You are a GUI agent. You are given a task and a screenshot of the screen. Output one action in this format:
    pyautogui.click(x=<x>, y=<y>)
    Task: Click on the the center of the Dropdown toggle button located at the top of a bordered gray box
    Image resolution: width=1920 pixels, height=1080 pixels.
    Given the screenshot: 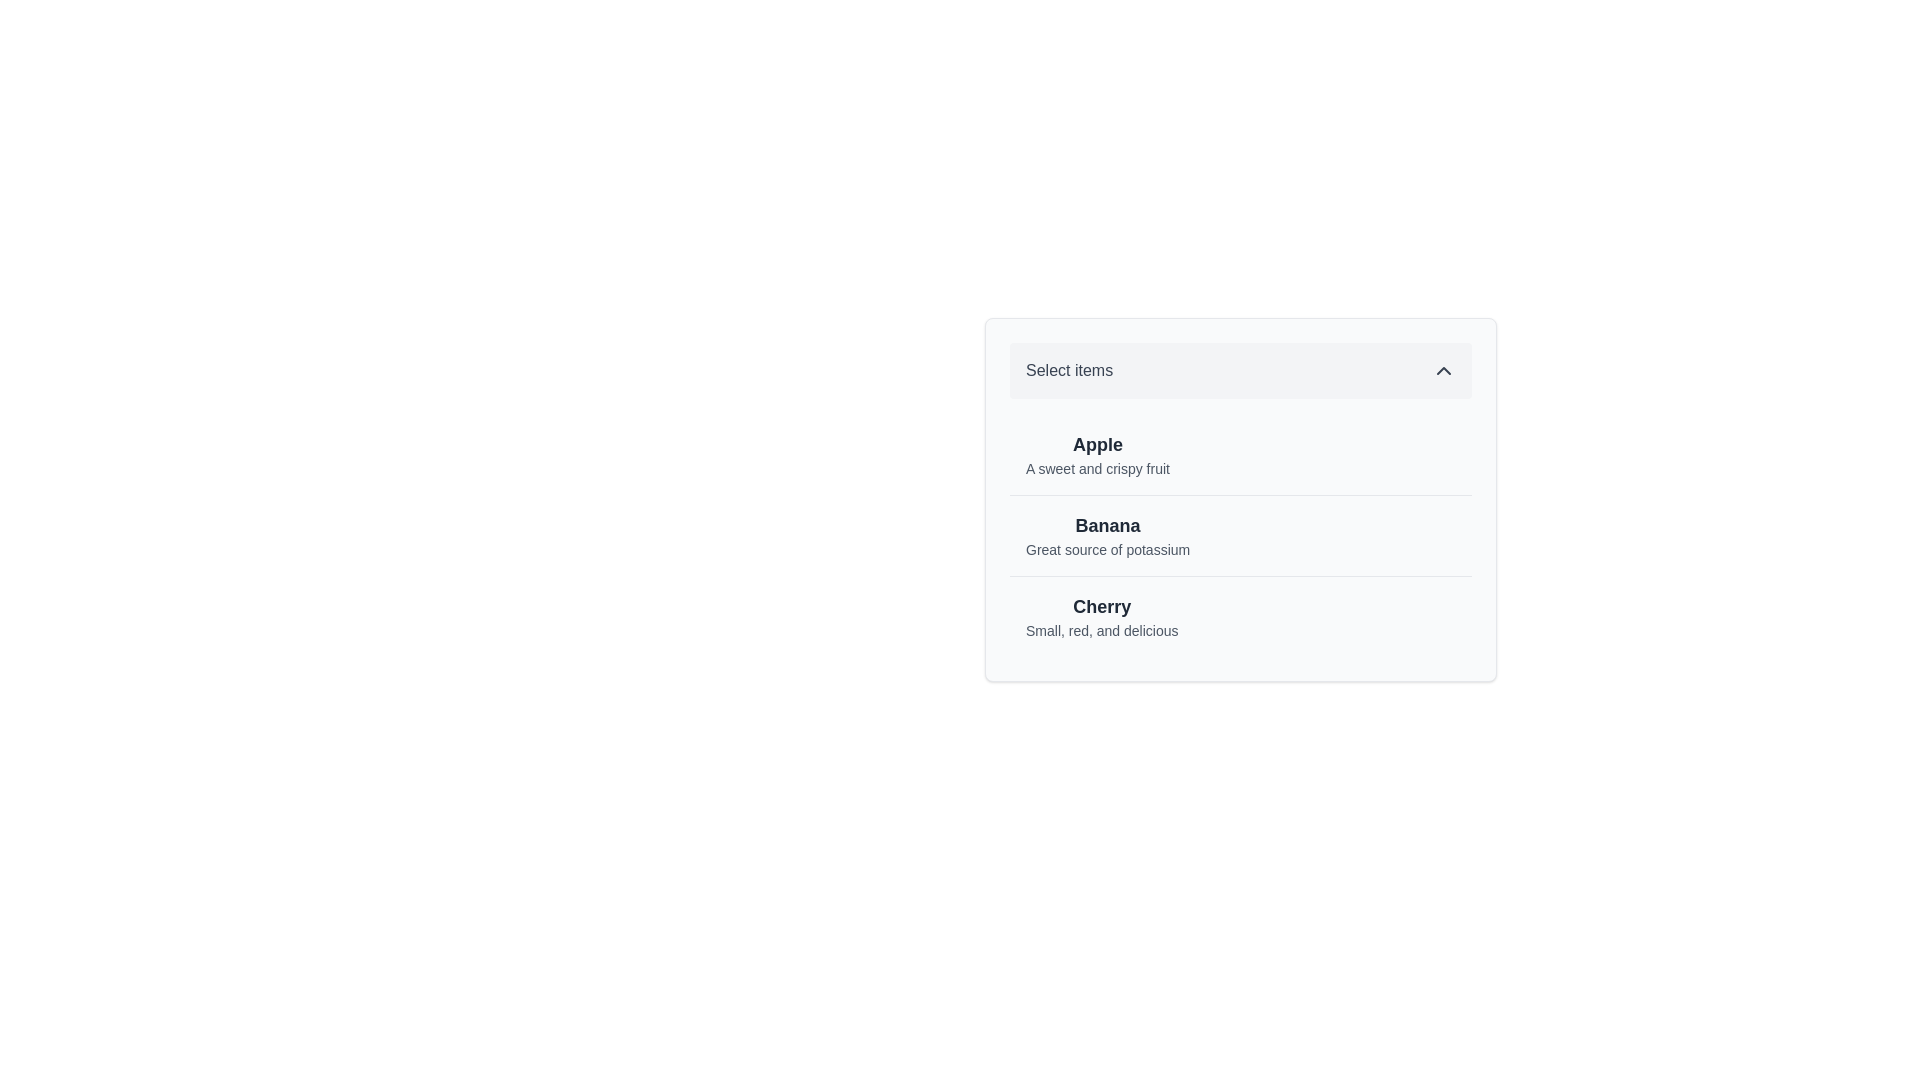 What is the action you would take?
    pyautogui.click(x=1240, y=370)
    